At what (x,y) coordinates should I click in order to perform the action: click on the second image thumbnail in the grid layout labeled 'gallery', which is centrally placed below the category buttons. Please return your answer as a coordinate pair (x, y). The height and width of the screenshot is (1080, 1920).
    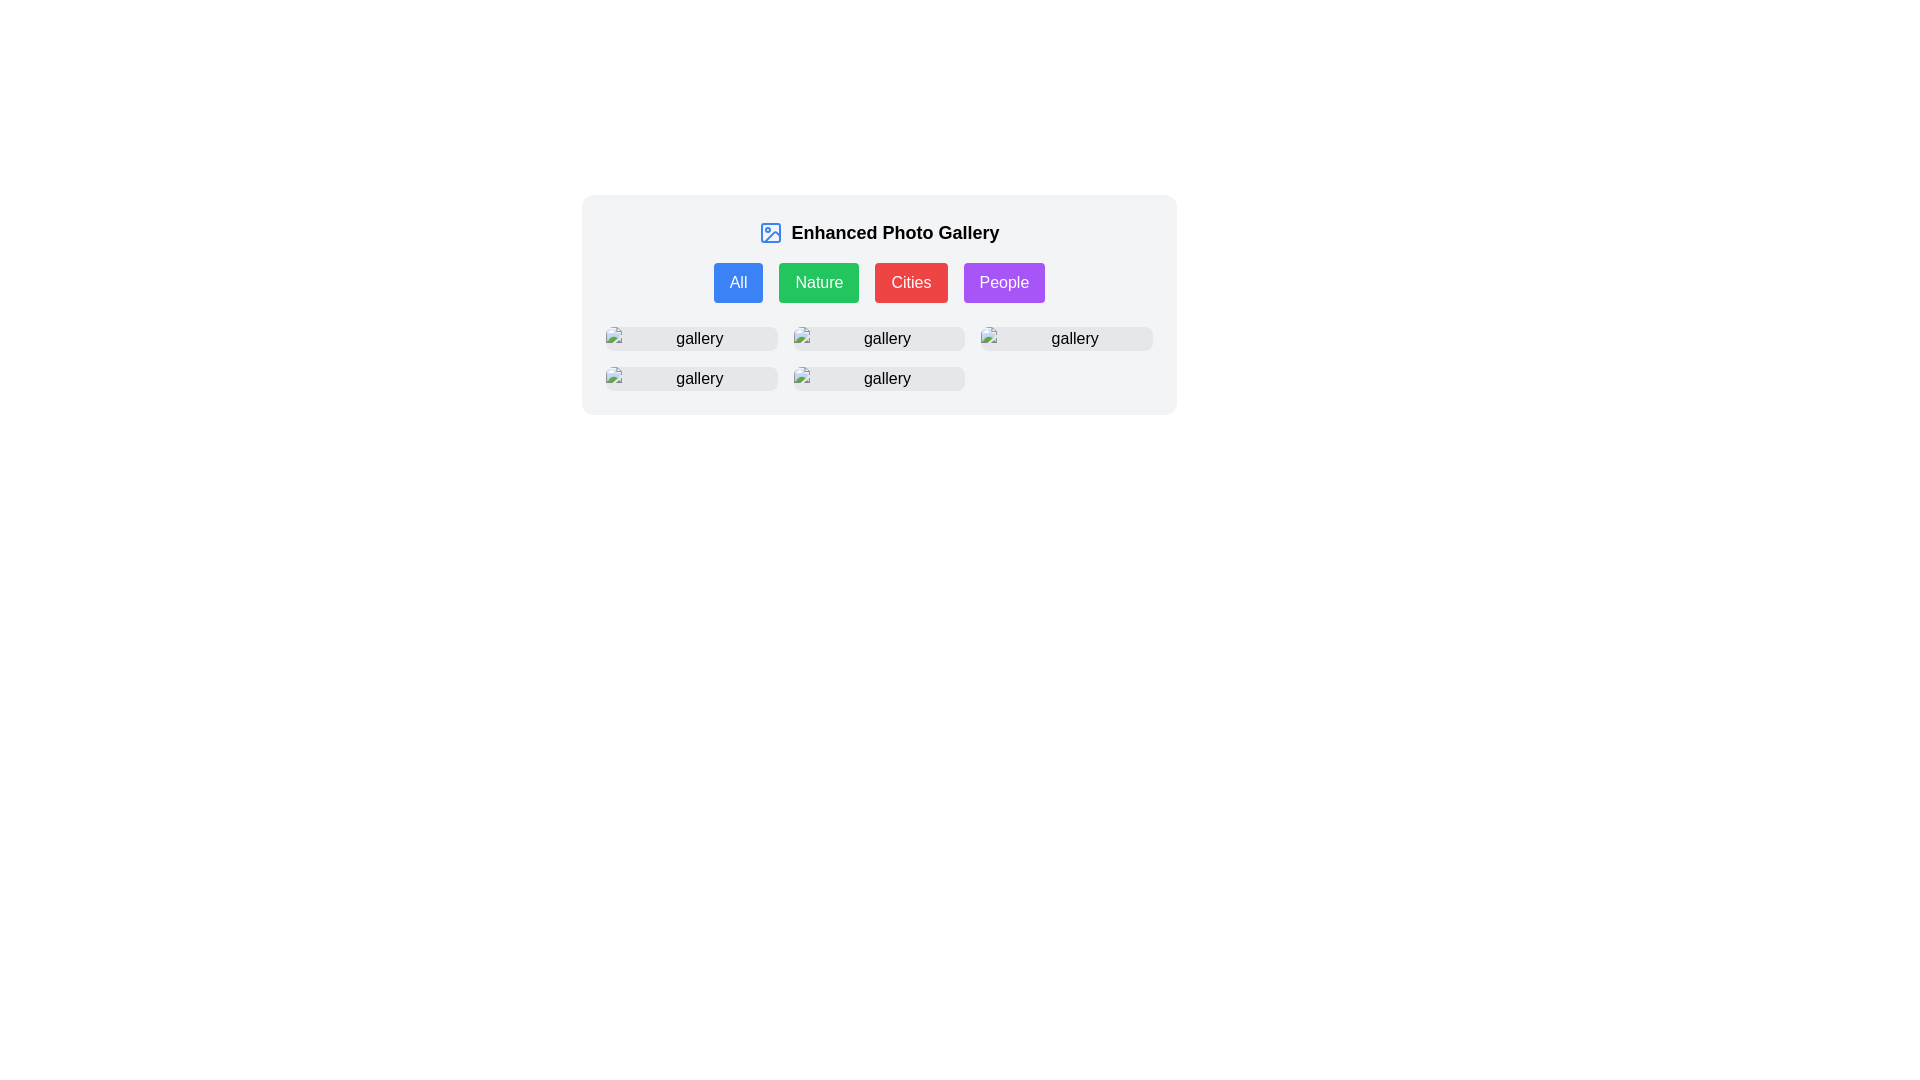
    Looking at the image, I should click on (879, 357).